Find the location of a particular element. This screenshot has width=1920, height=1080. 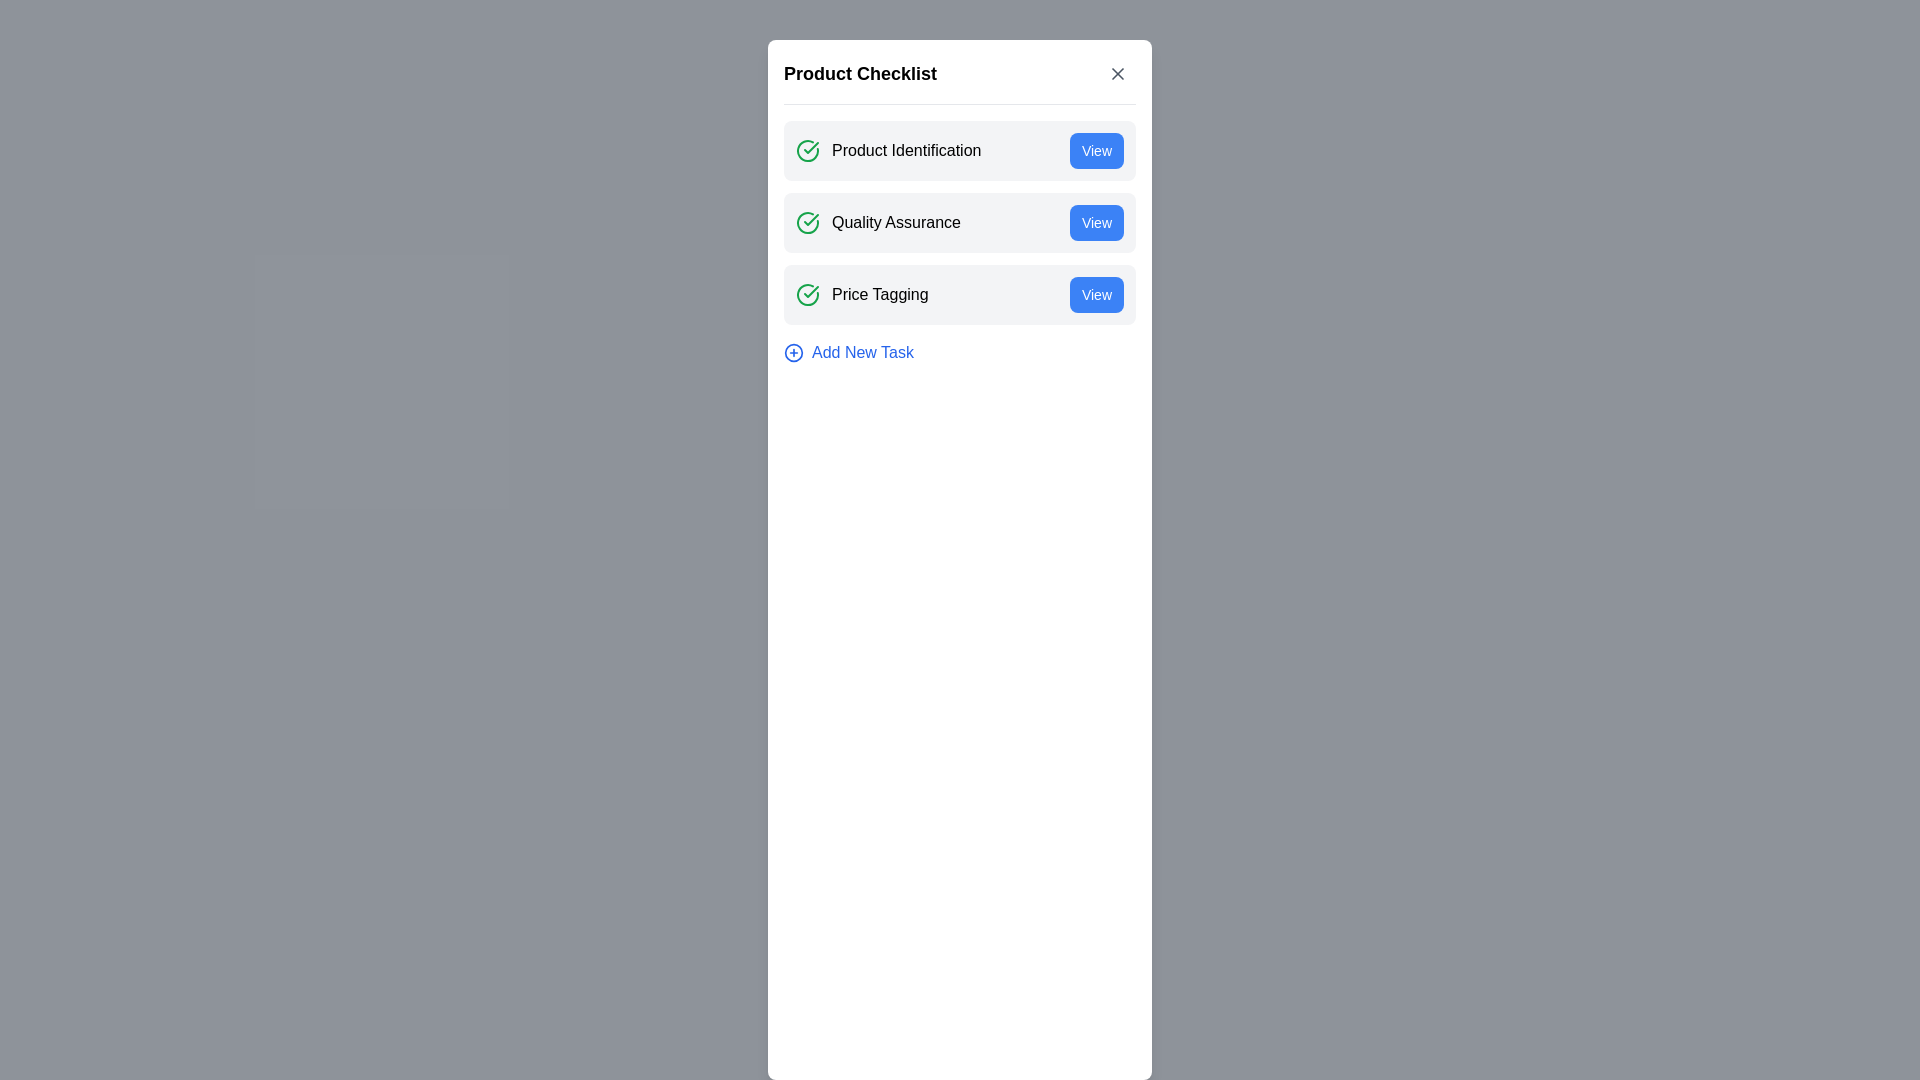

the text label 'Price Tagging' which is the third item in a vertically stacked list, located below 'Quality Assurance' and above 'Add New Task', with a green checkmark icon on its left is located at coordinates (880, 294).